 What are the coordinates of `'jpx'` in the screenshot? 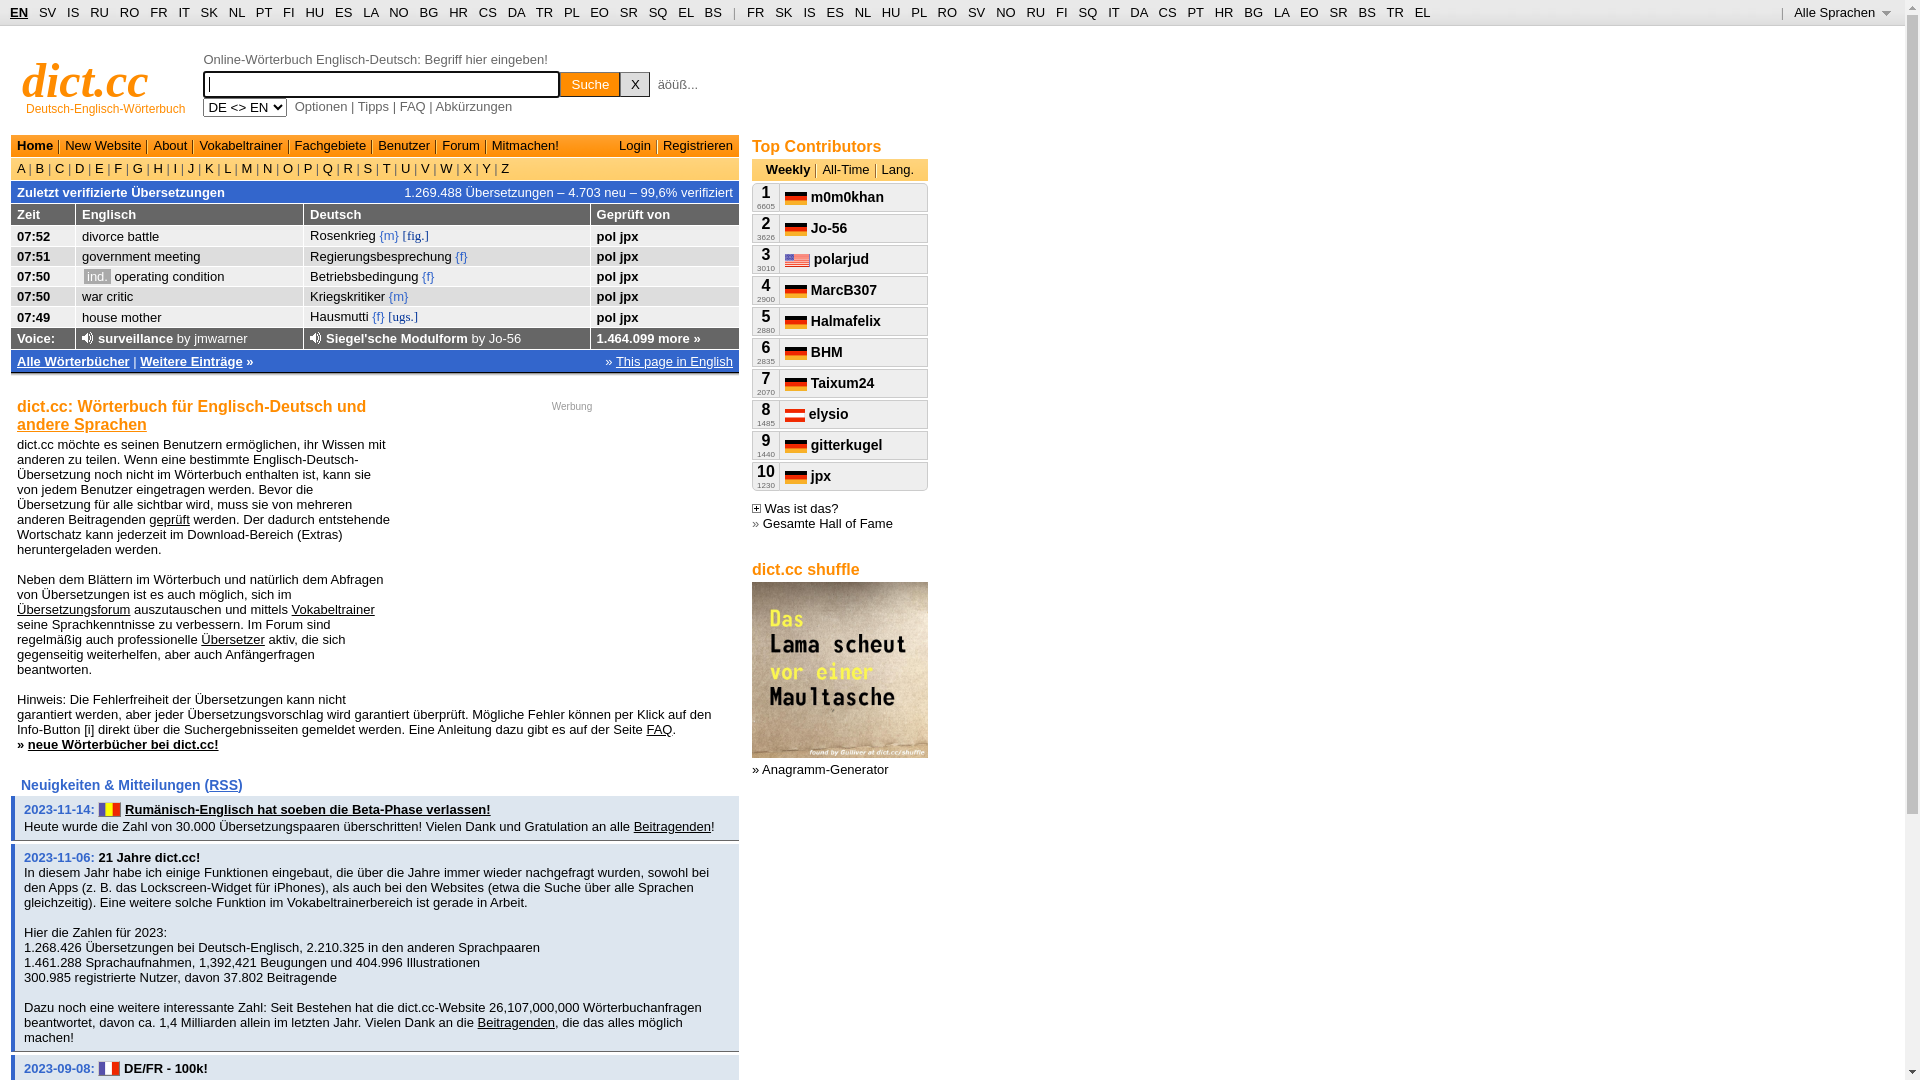 It's located at (807, 475).